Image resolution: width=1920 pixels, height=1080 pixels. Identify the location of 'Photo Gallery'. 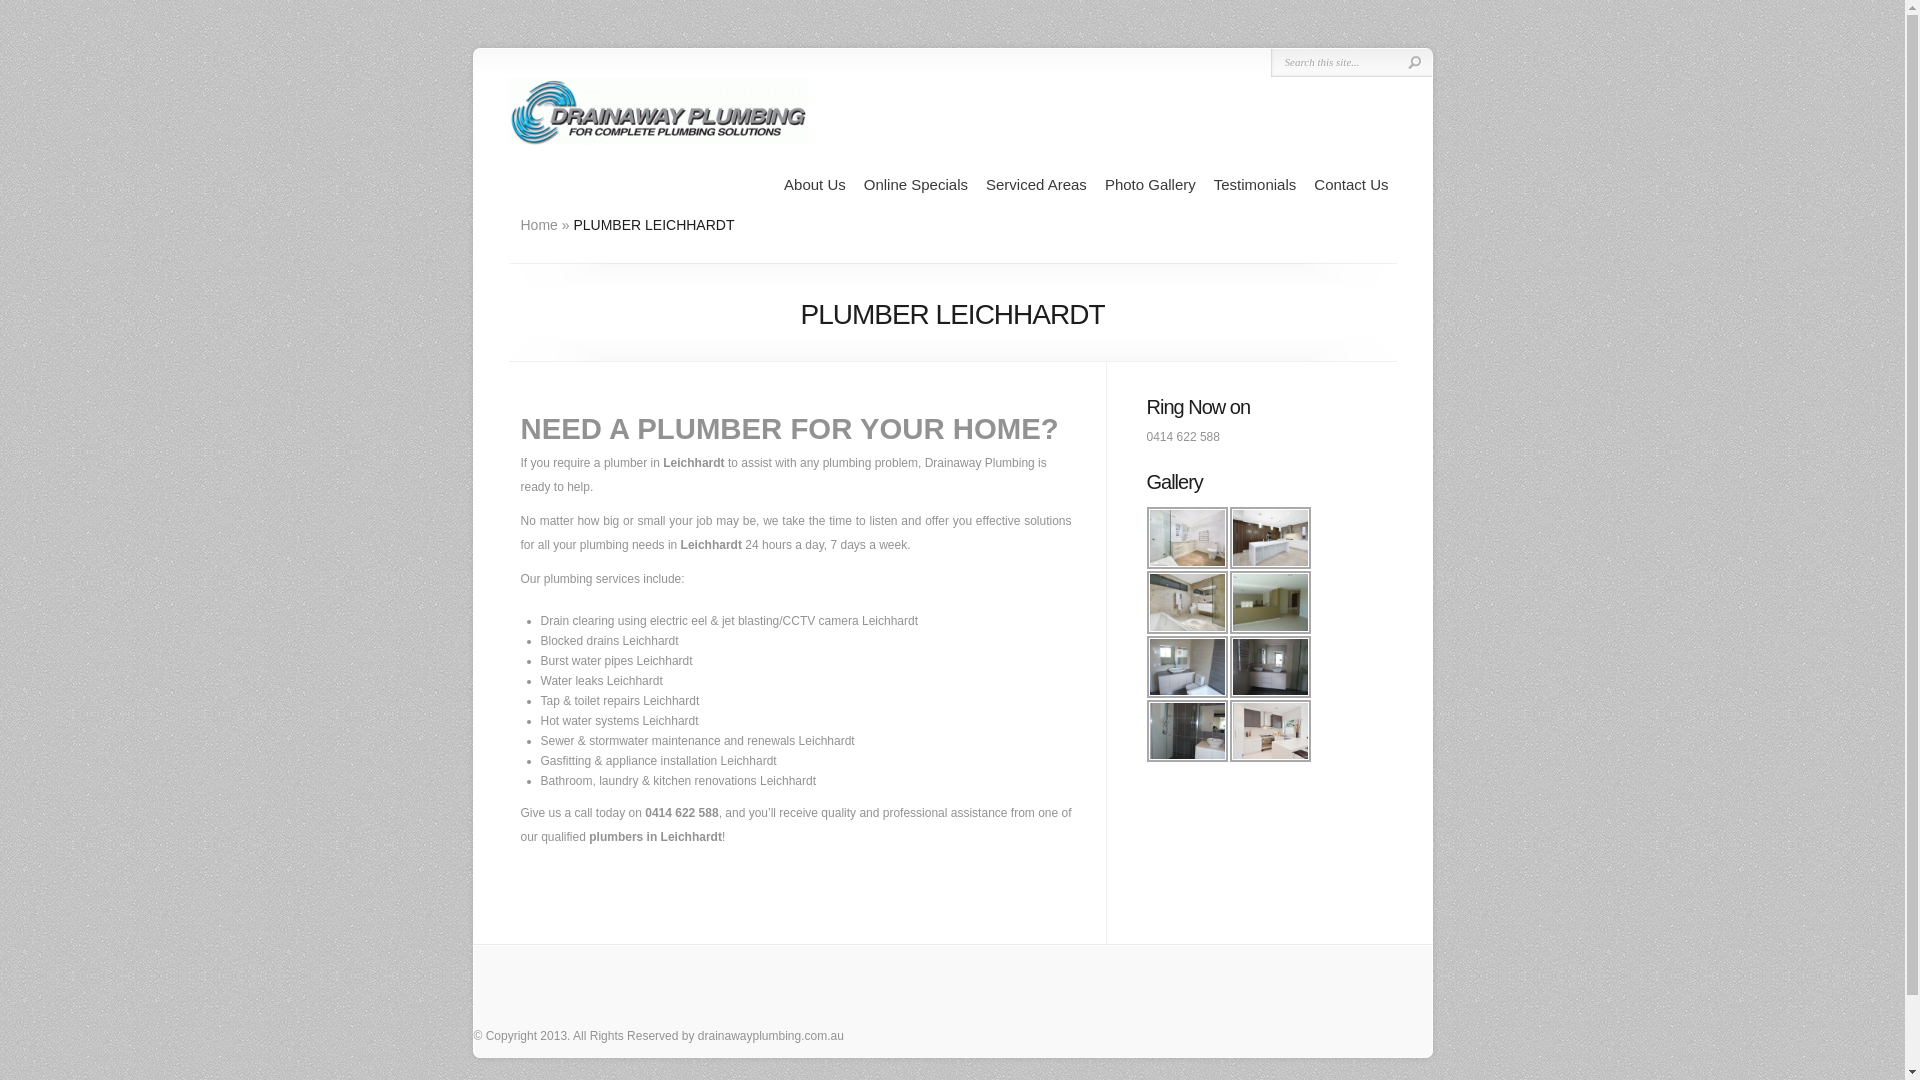
(1150, 185).